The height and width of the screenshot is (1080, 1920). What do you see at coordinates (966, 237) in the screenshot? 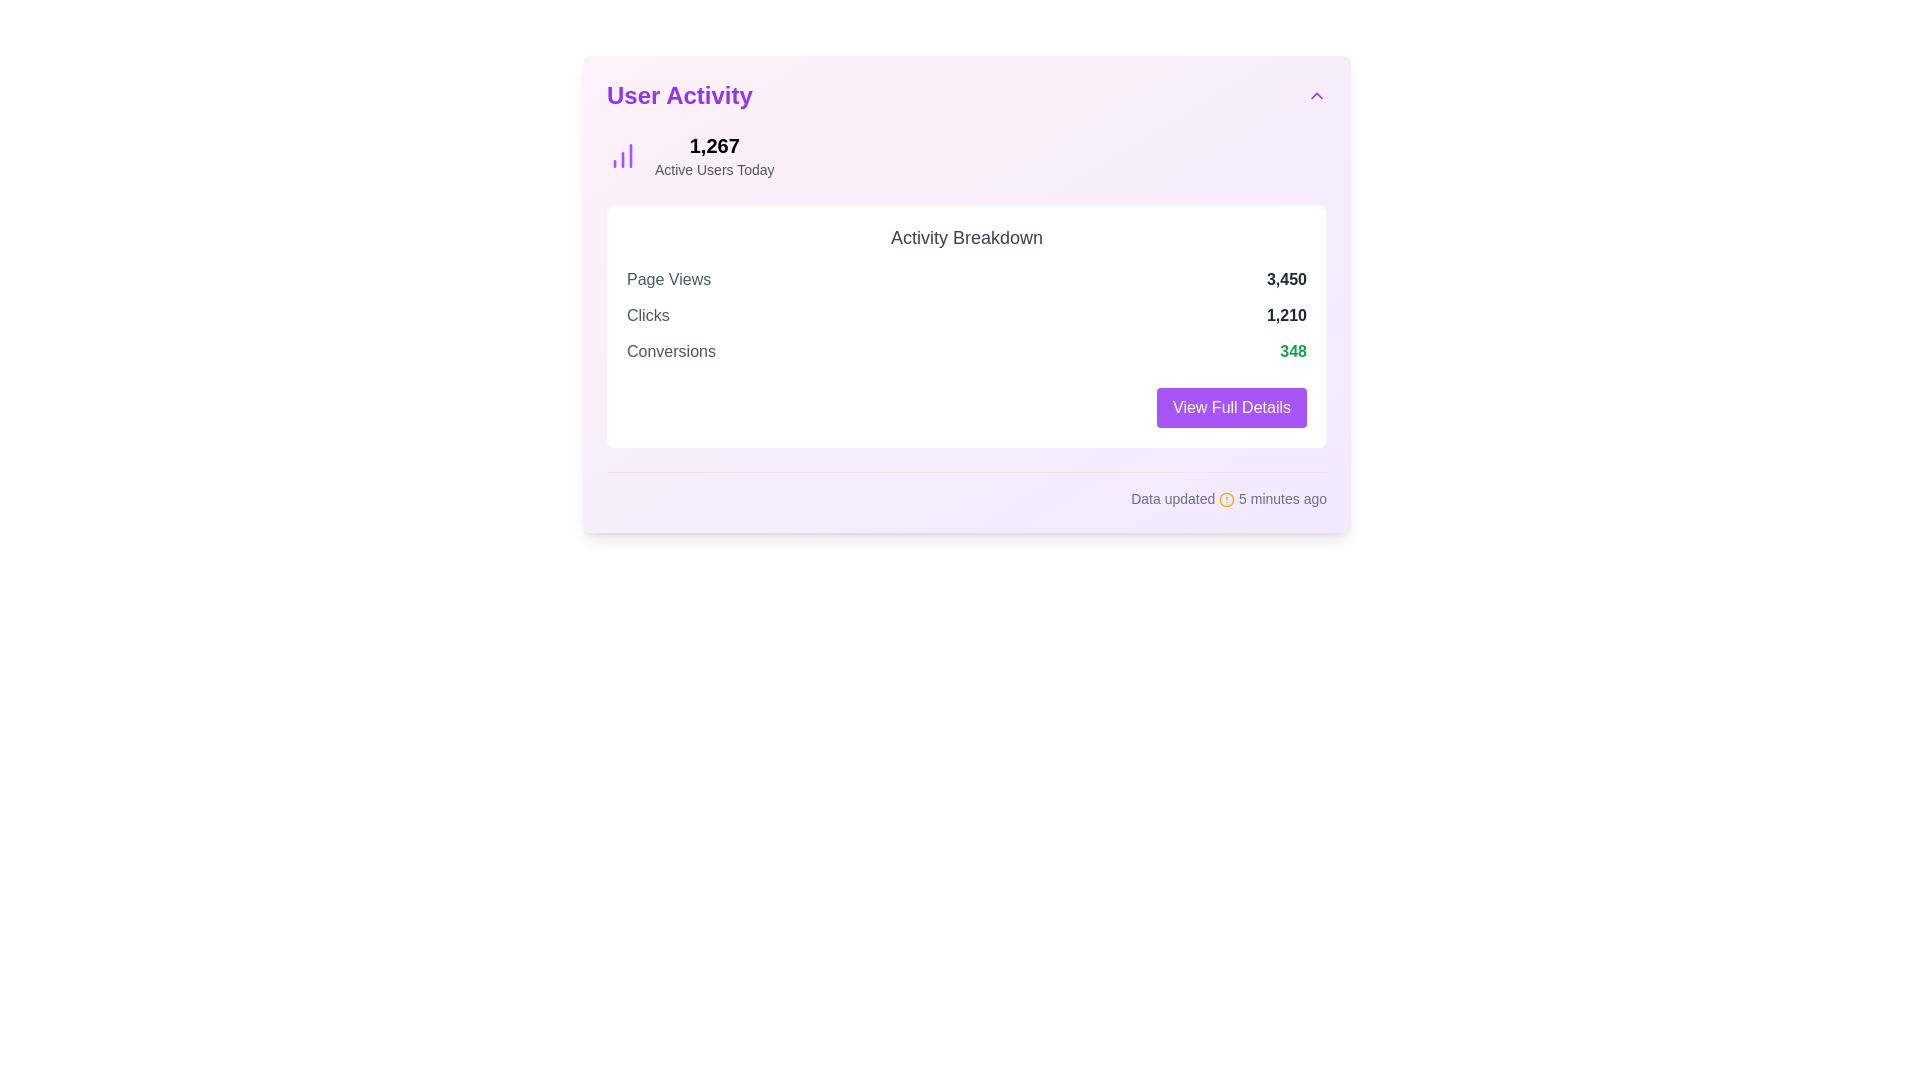
I see `descriptive title text located within a white box surrounded by a lightly shaded purple background, positioned near the top-left of the box above the metrics list and the 'View Full Details' button` at bounding box center [966, 237].